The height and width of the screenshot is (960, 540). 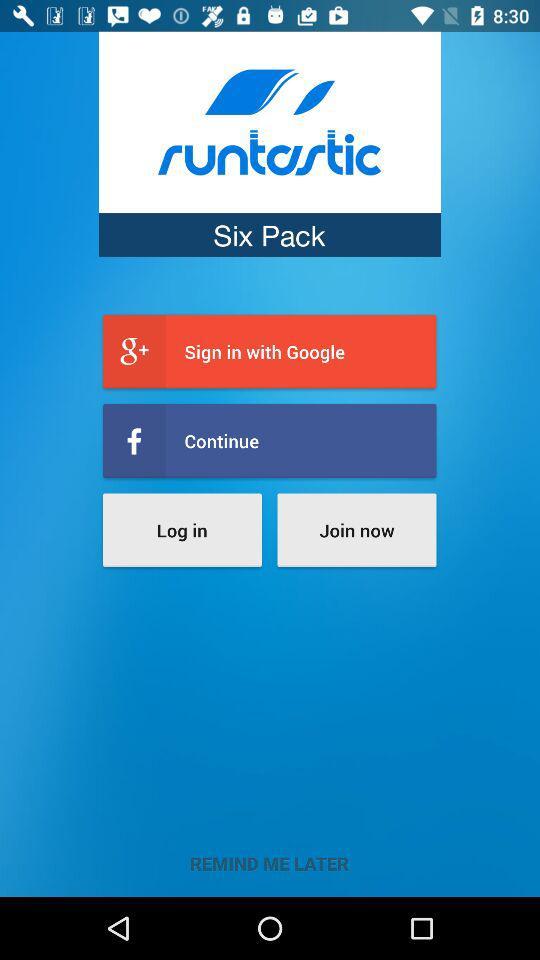 What do you see at coordinates (182, 529) in the screenshot?
I see `icon below the continue item` at bounding box center [182, 529].